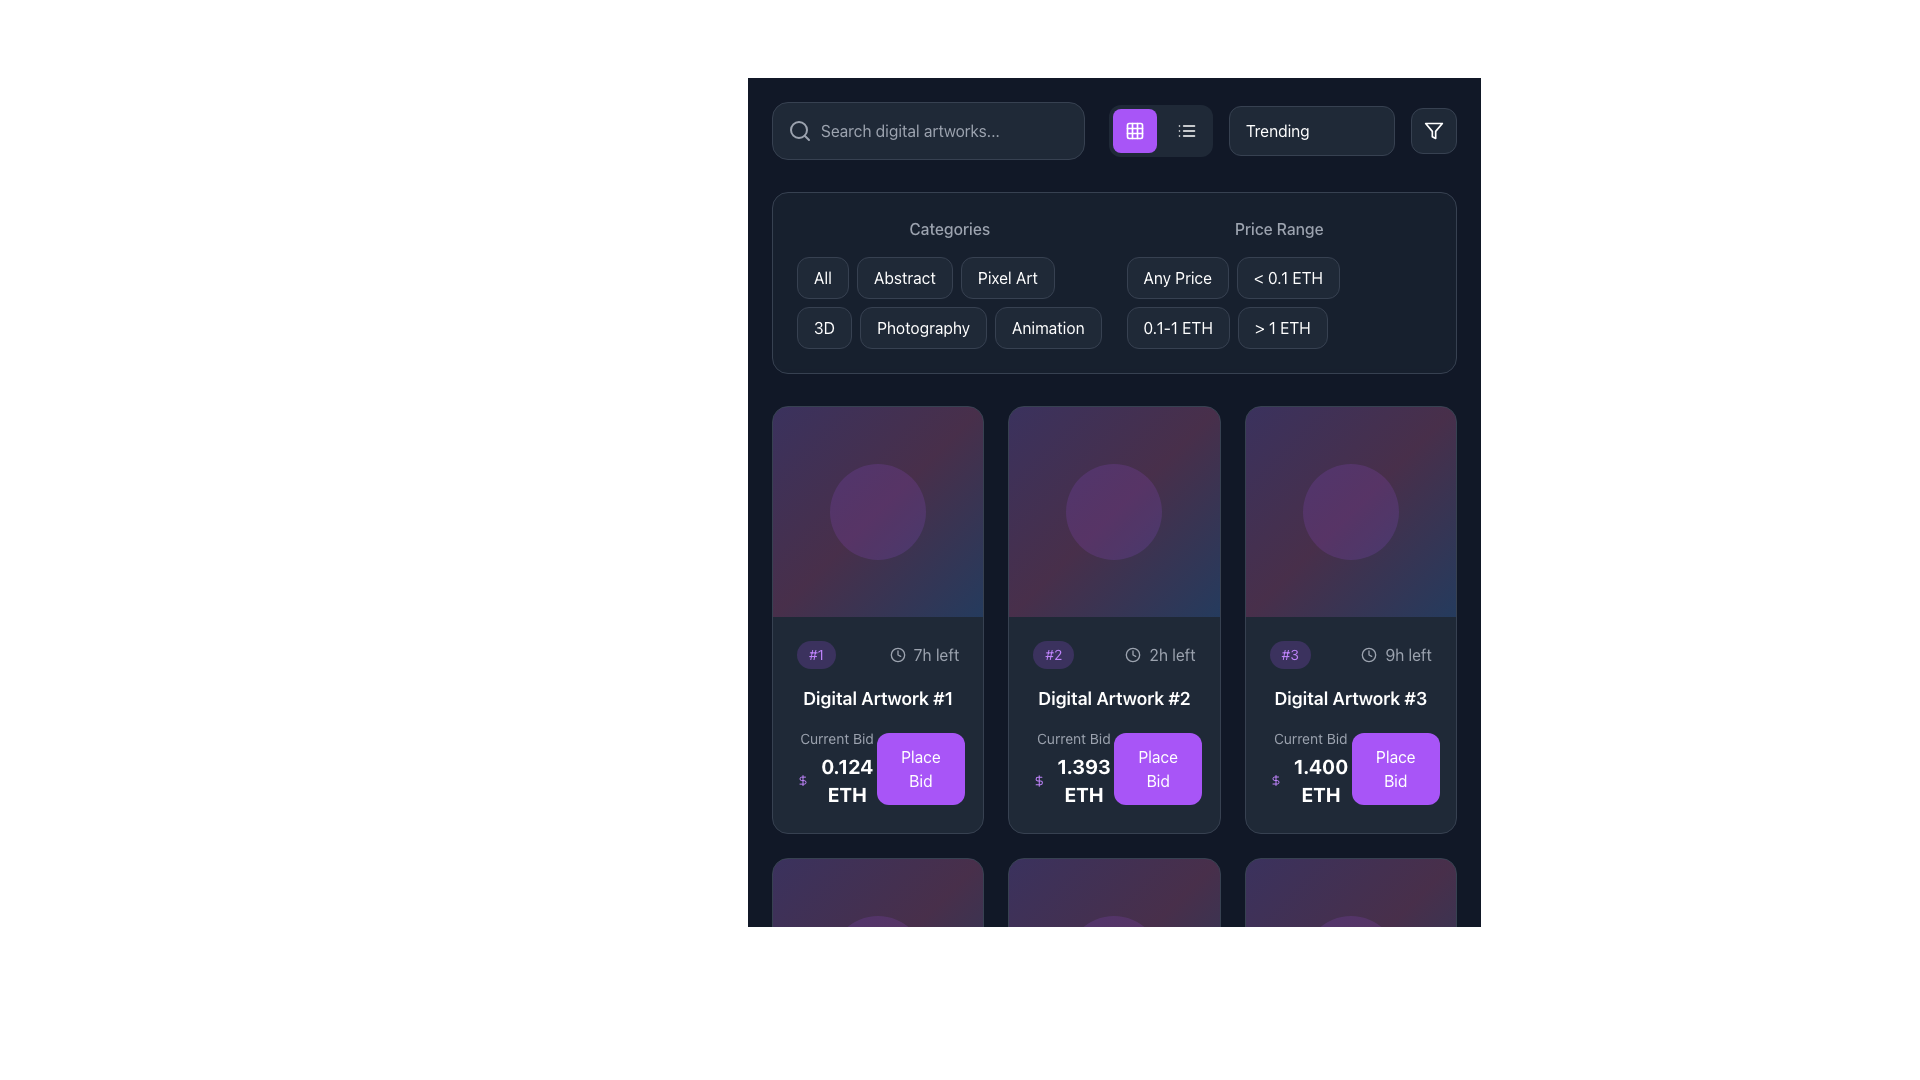  Describe the element at coordinates (1133, 655) in the screenshot. I see `the visual representation of the clock icon located to the left of the '2h left' label in the second artwork's card` at that location.